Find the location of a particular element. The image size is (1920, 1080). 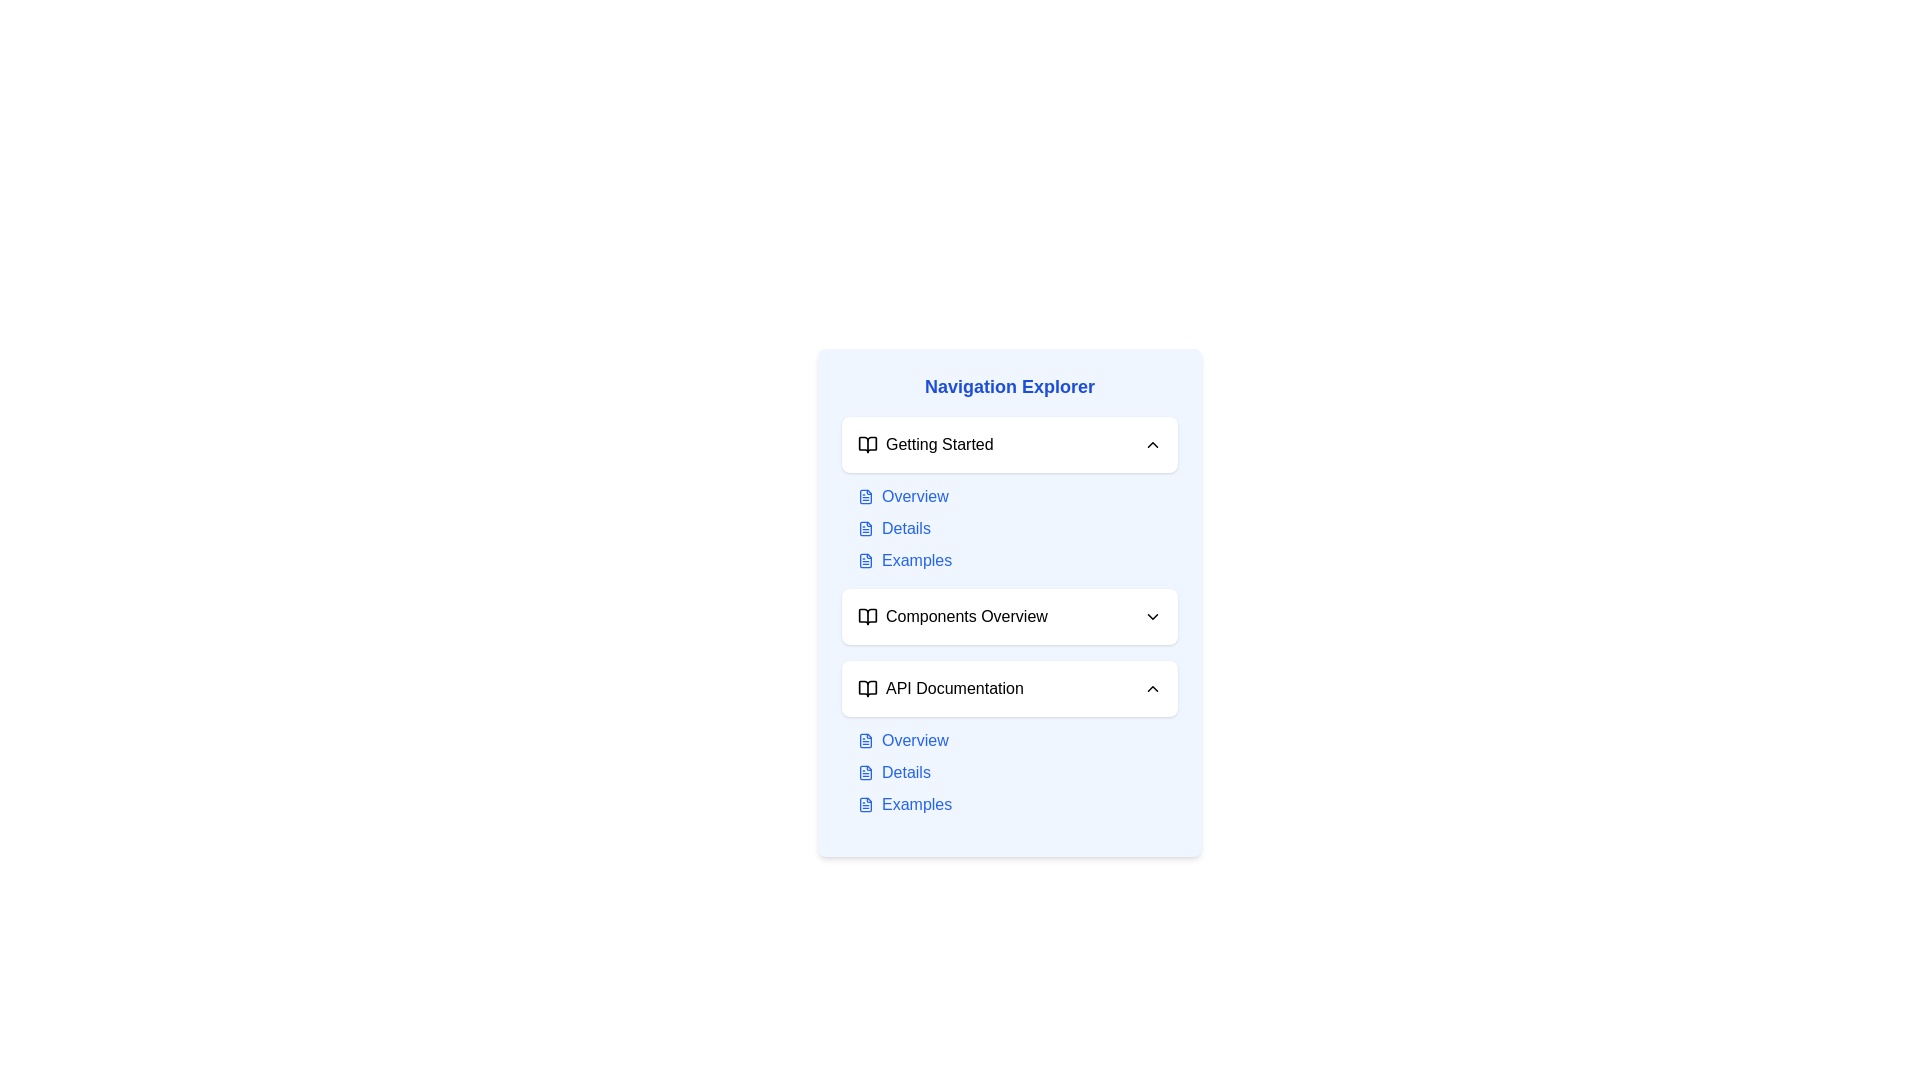

the 'Components Overview' navigation item, which is the second item in the vertical list under the 'Getting Started' section is located at coordinates (951, 616).